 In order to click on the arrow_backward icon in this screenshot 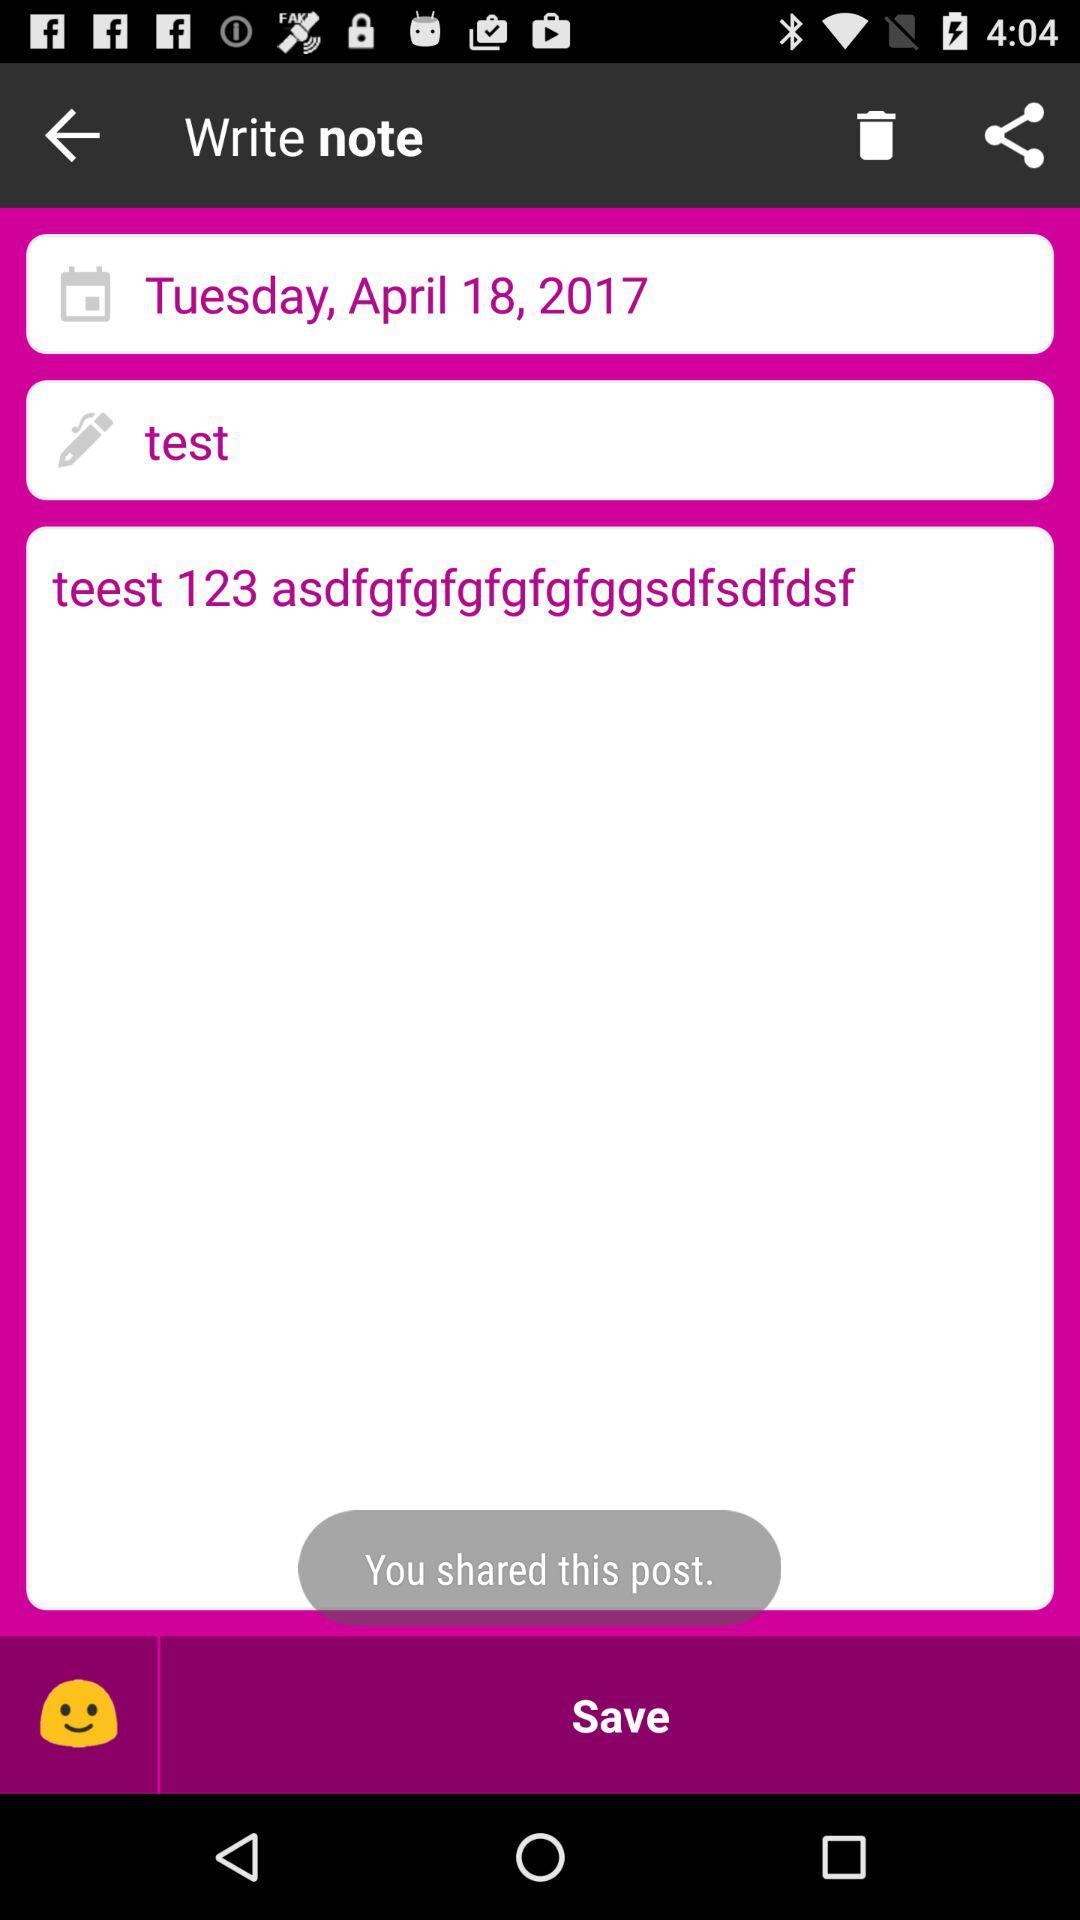, I will do `click(77, 143)`.